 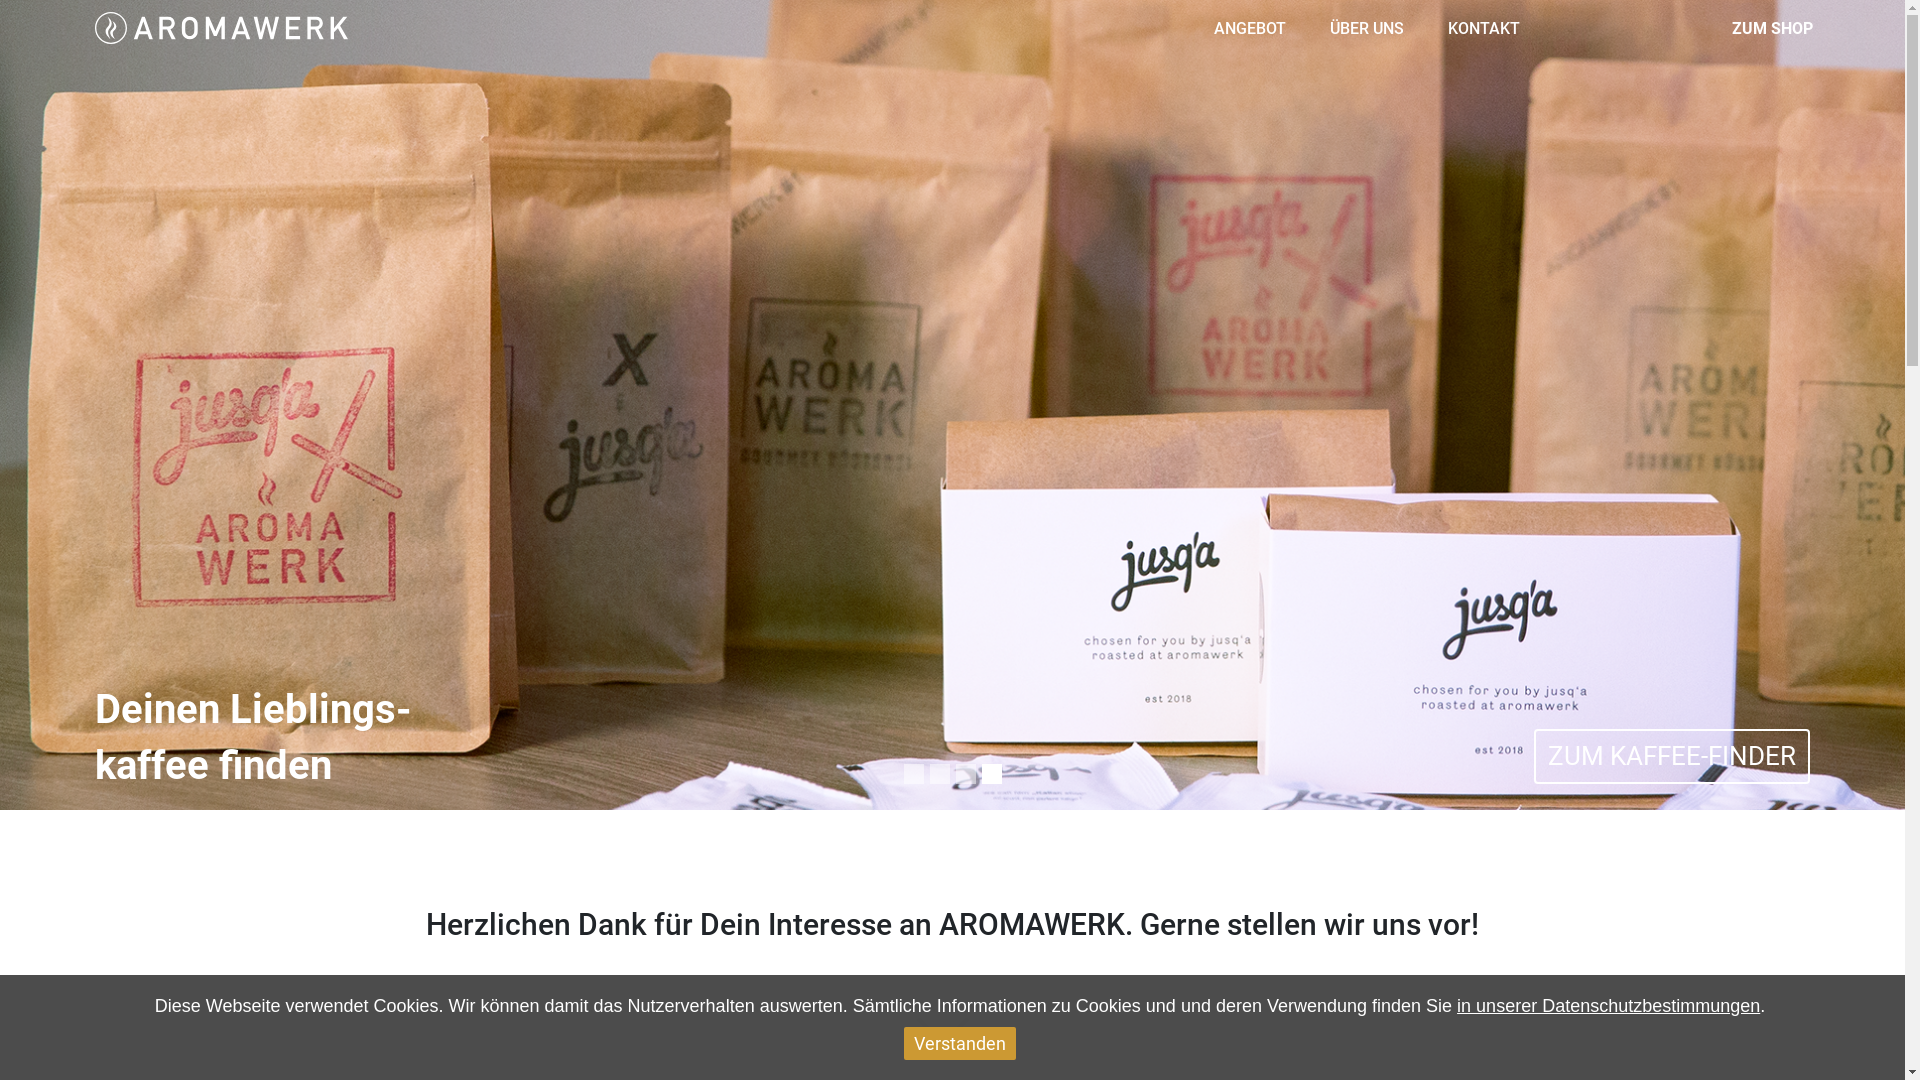 I want to click on 'in unserer Datenschutzbestimmungen', so click(x=1608, y=1006).